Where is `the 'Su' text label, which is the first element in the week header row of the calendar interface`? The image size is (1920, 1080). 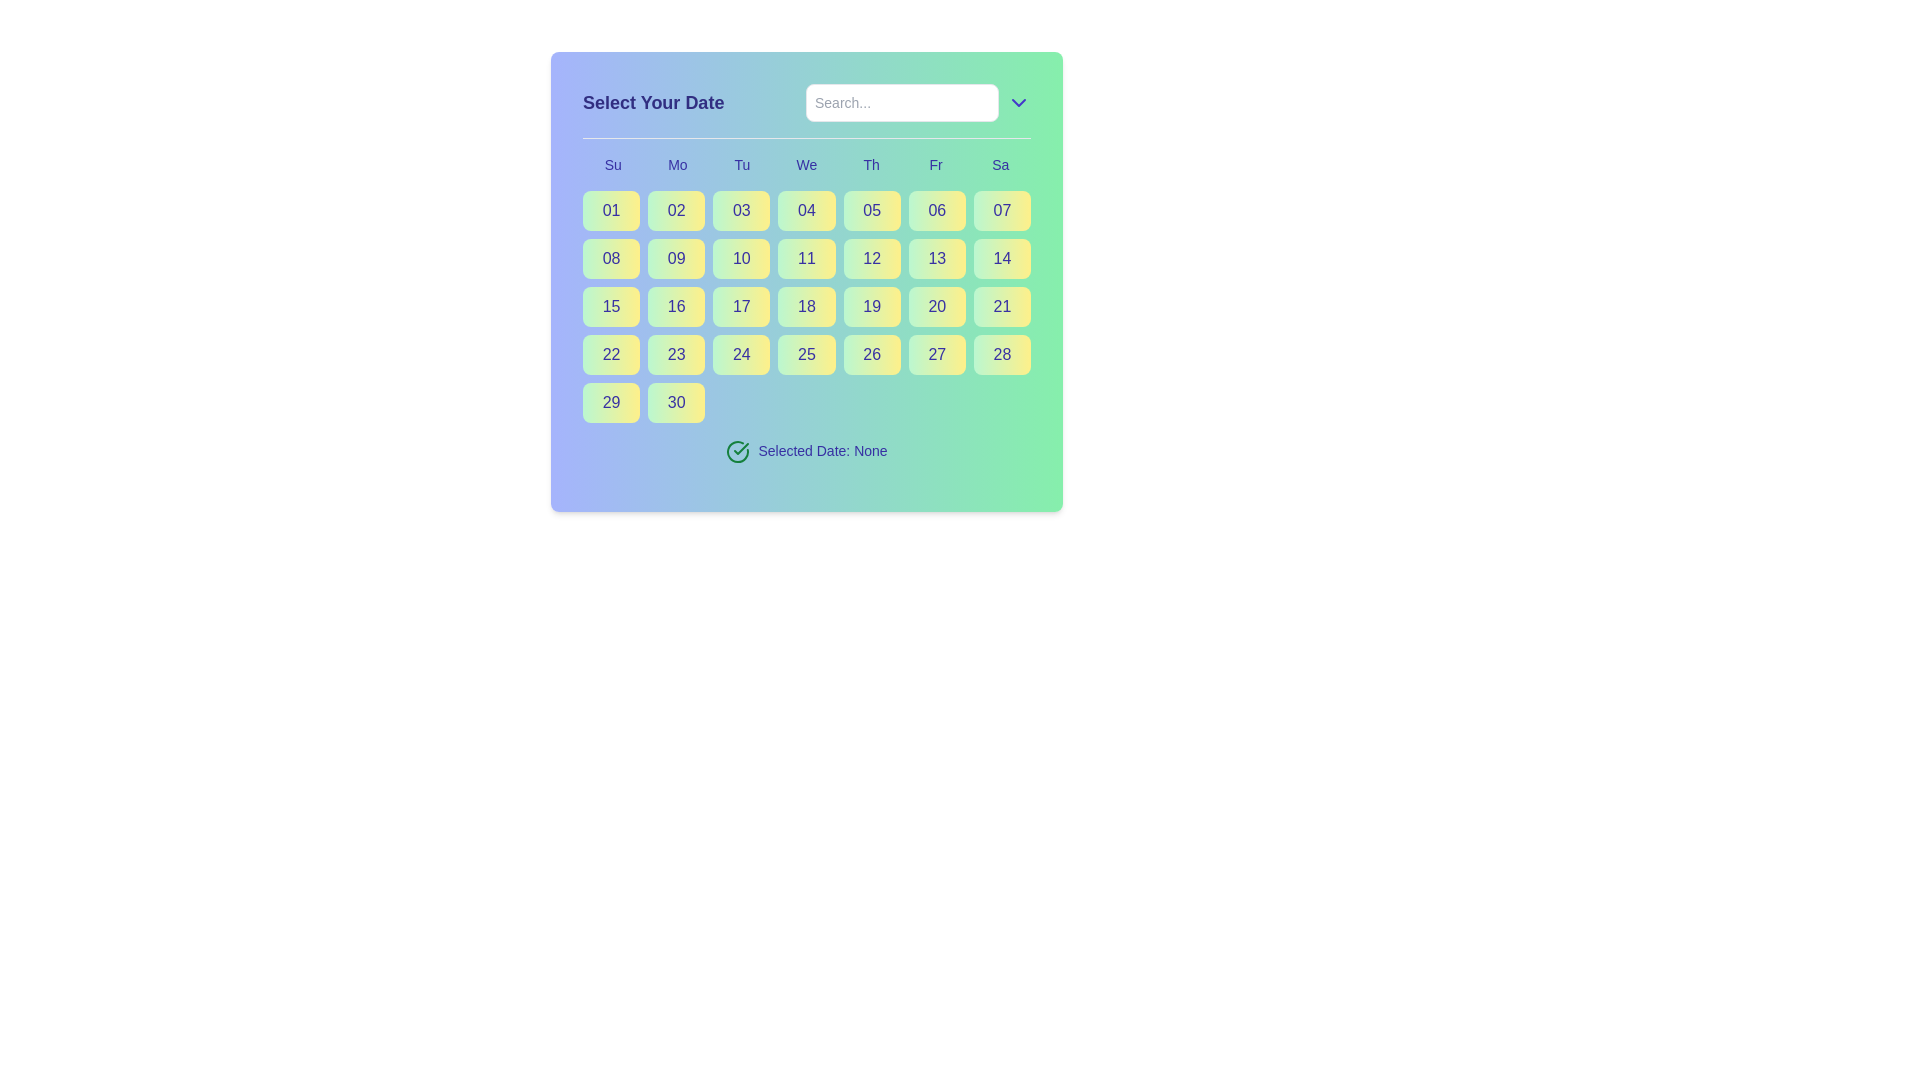 the 'Su' text label, which is the first element in the week header row of the calendar interface is located at coordinates (612, 164).